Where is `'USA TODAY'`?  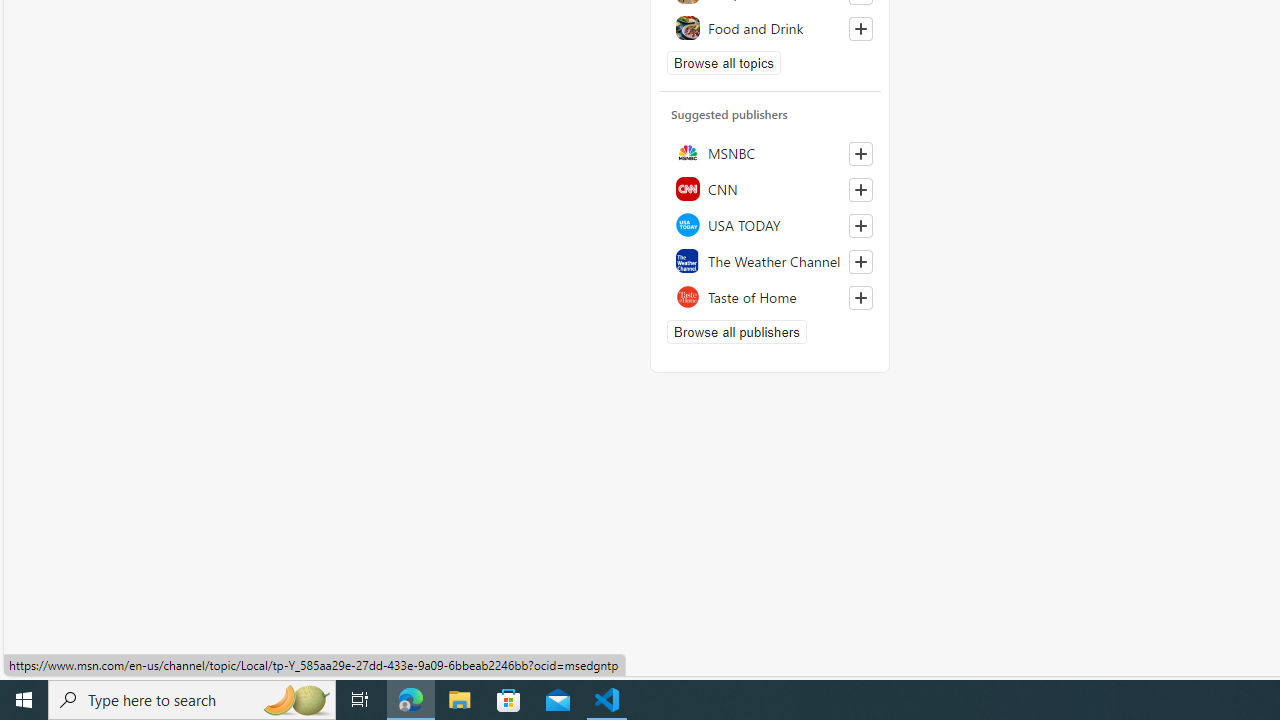 'USA TODAY' is located at coordinates (769, 225).